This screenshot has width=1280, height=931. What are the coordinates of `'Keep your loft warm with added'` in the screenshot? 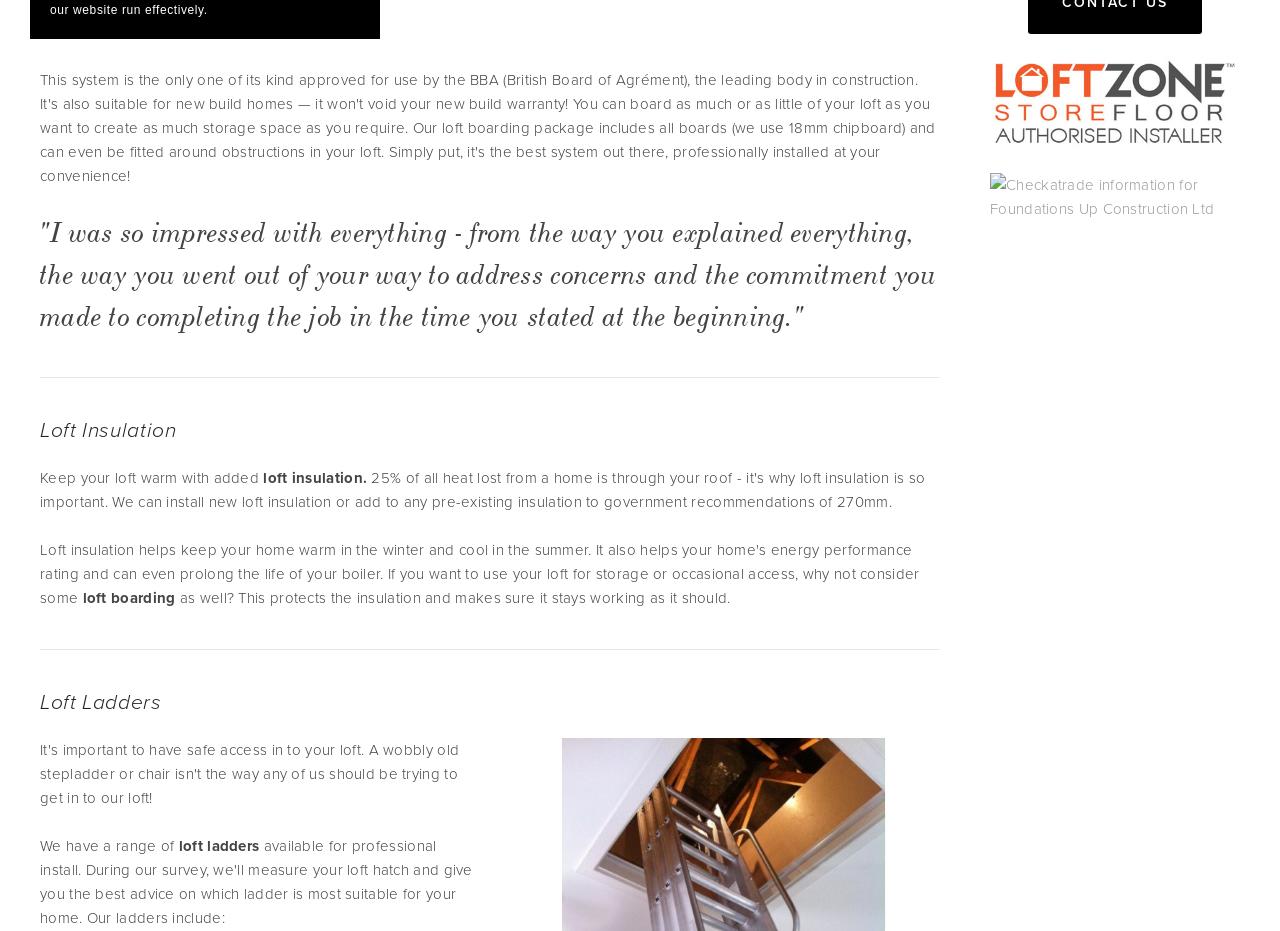 It's located at (150, 477).